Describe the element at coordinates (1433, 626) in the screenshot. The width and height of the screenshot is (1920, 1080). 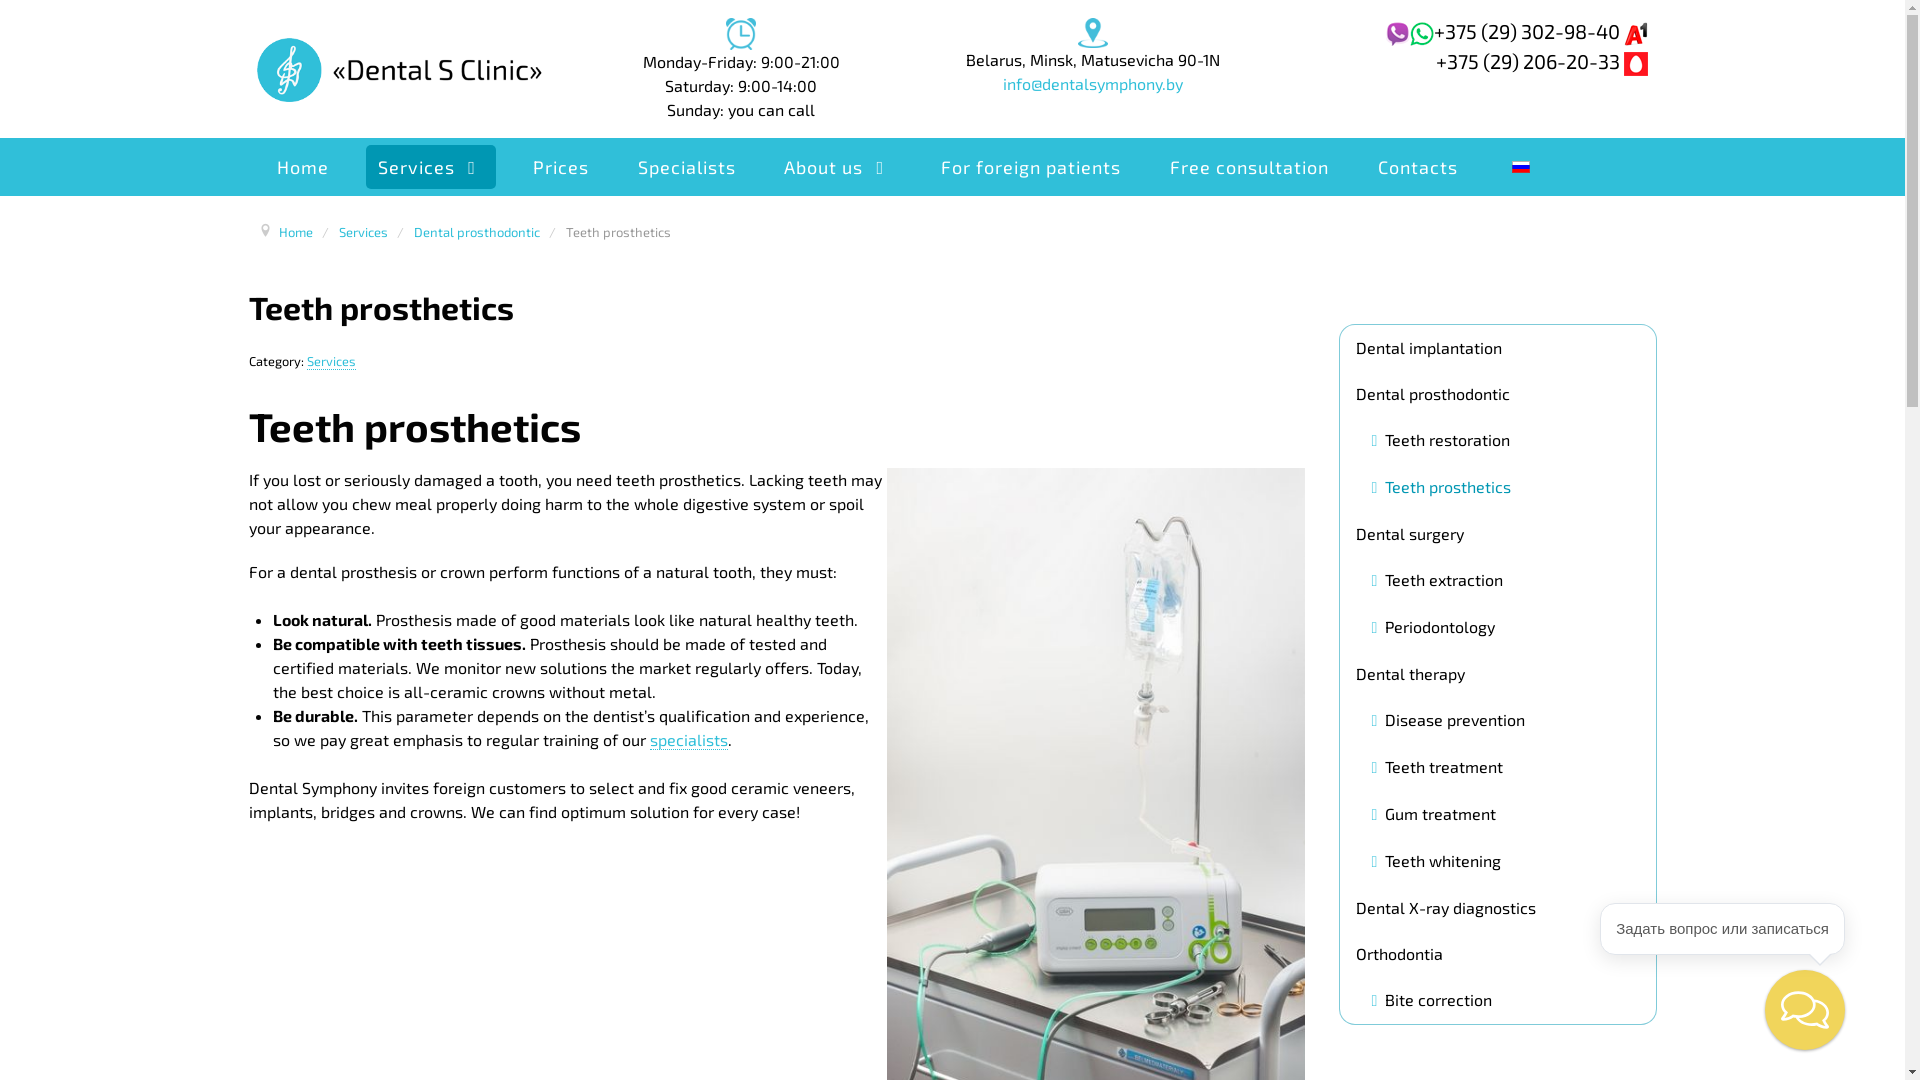
I see `'Periodontology'` at that location.